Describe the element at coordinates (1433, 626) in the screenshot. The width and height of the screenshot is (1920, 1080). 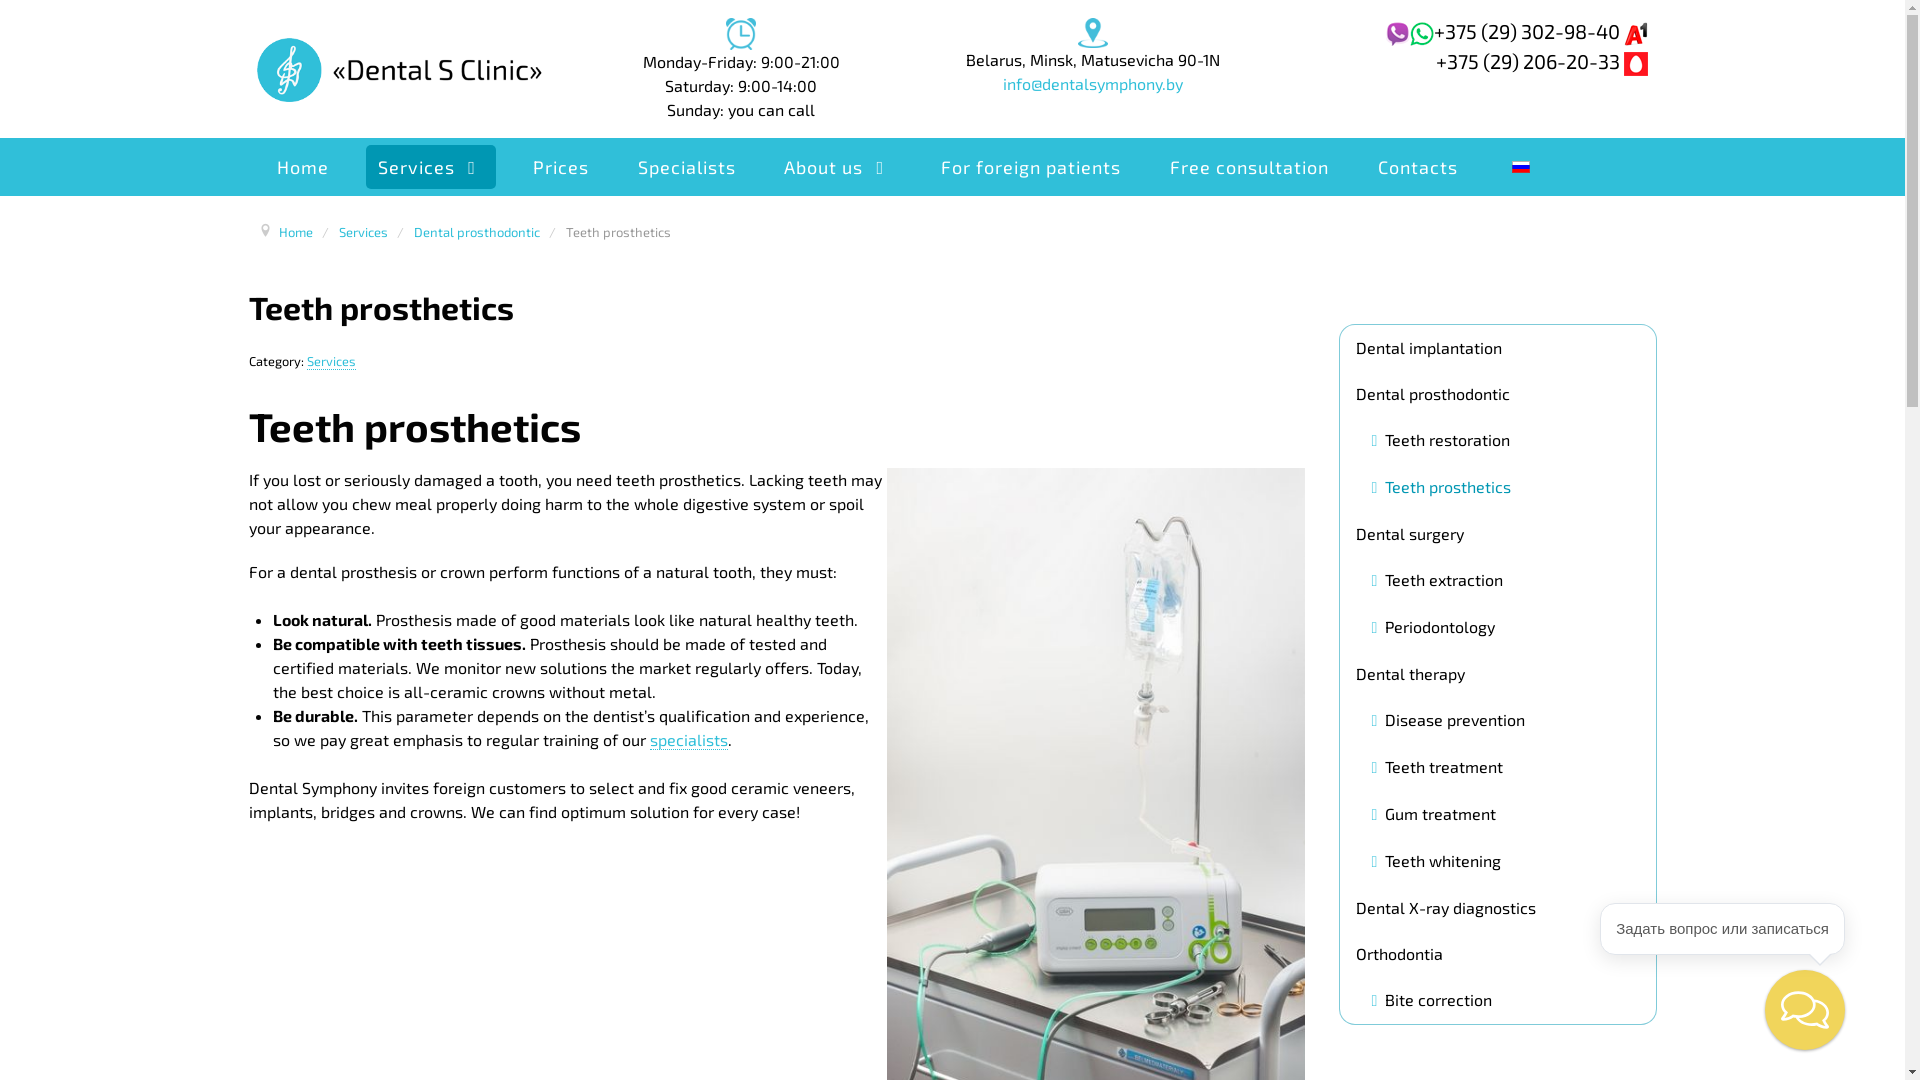
I see `'Periodontology'` at that location.